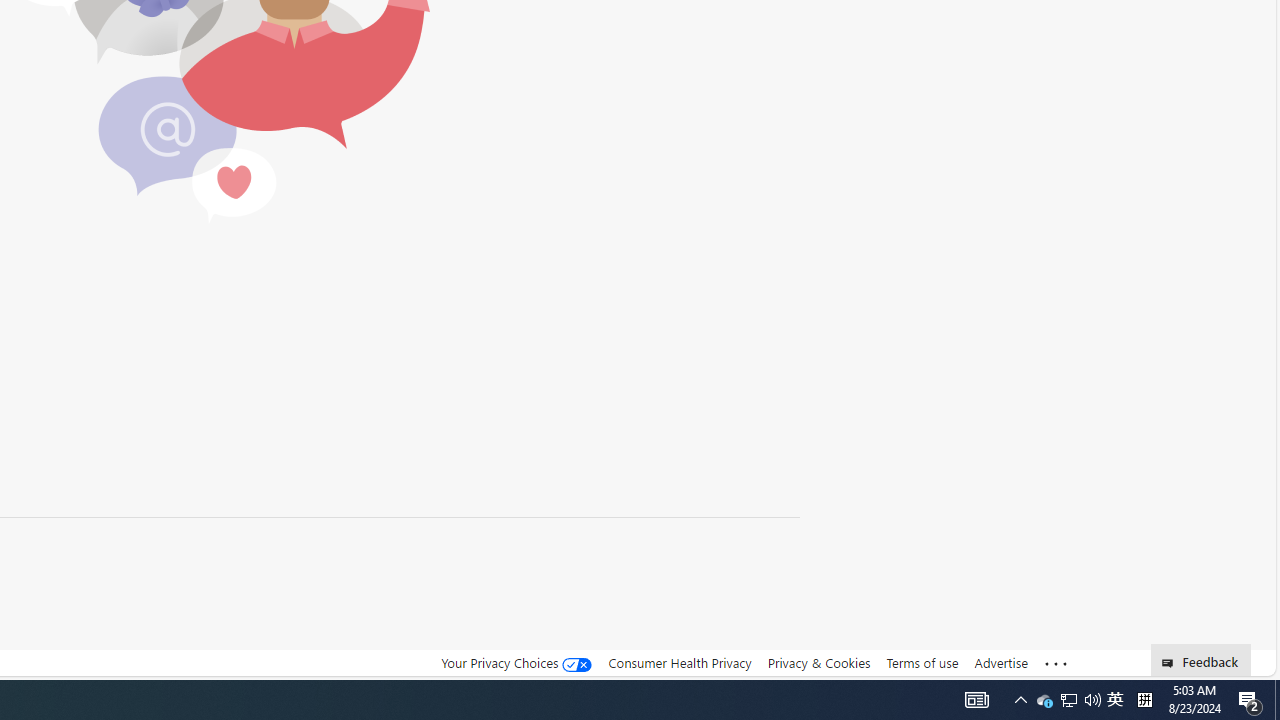  What do you see at coordinates (921, 662) in the screenshot?
I see `'Terms of use'` at bounding box center [921, 662].